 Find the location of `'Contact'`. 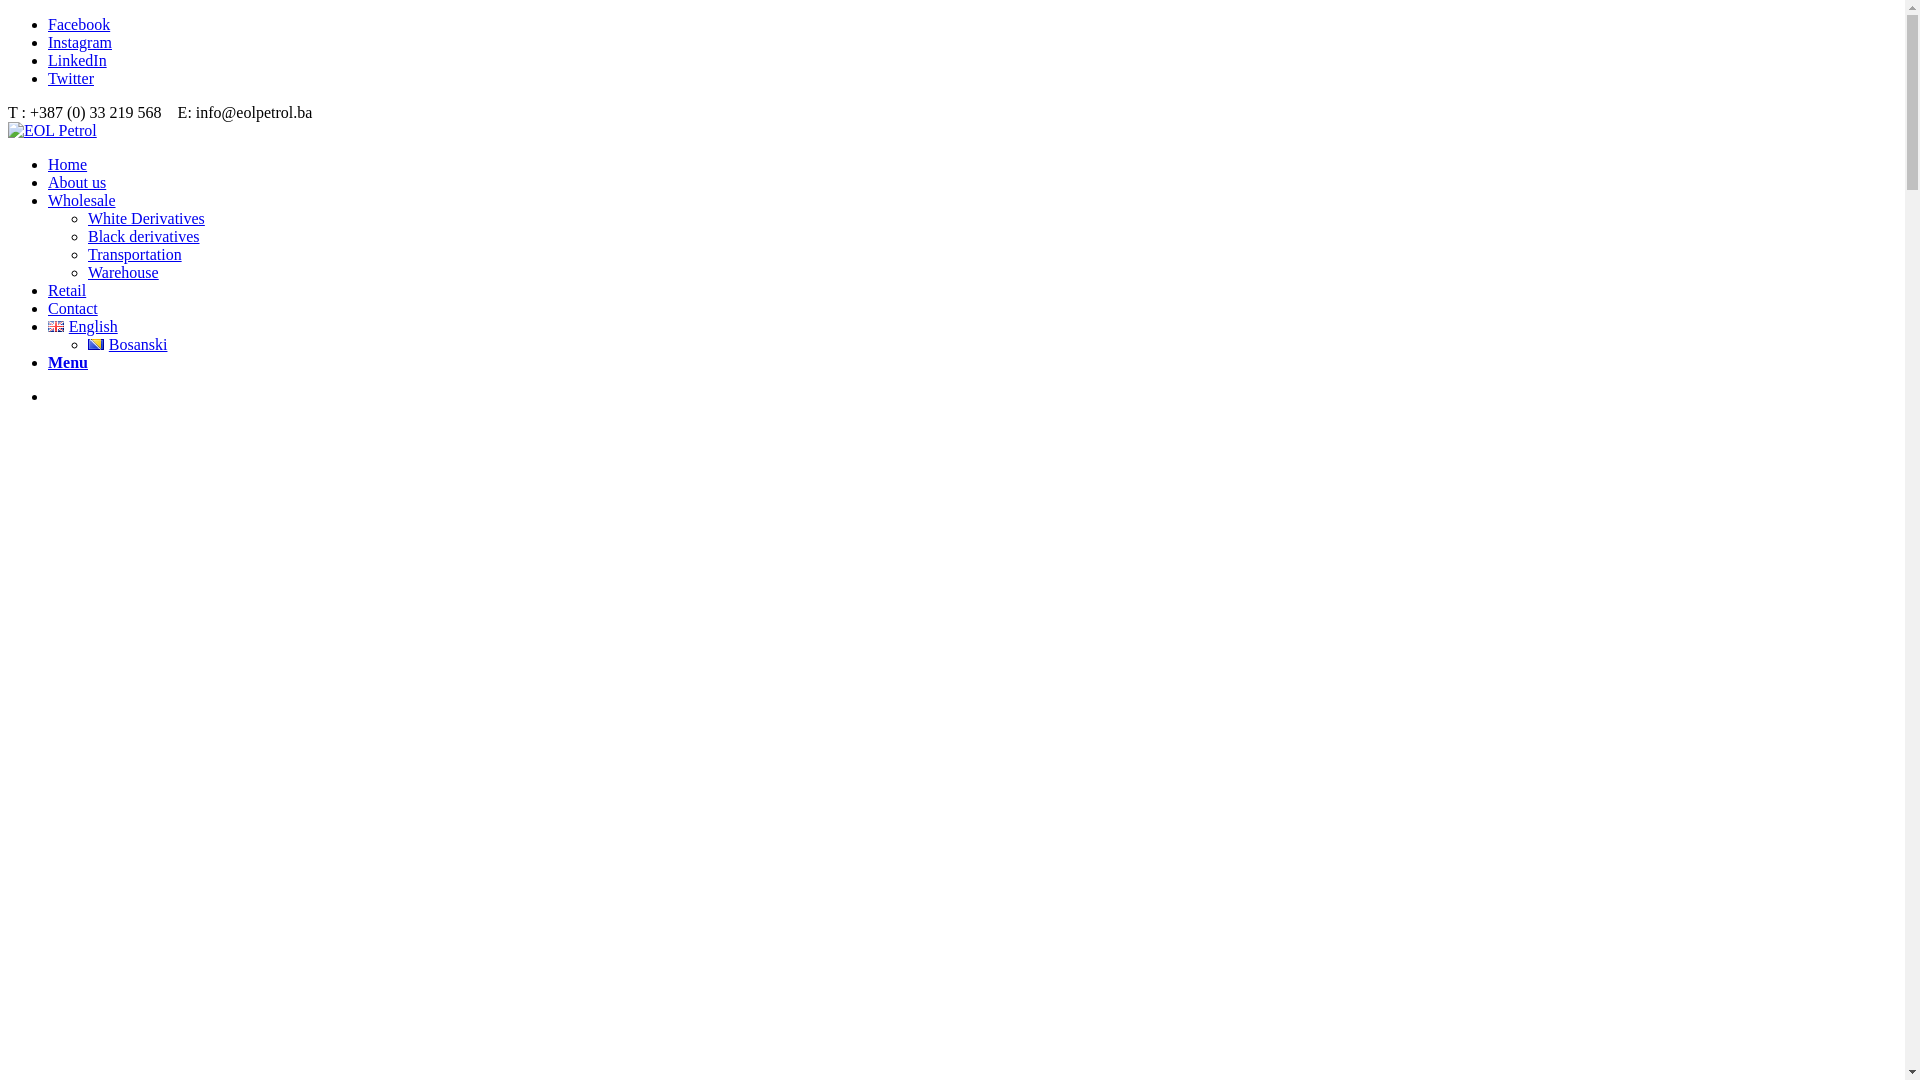

'Contact' is located at coordinates (72, 308).